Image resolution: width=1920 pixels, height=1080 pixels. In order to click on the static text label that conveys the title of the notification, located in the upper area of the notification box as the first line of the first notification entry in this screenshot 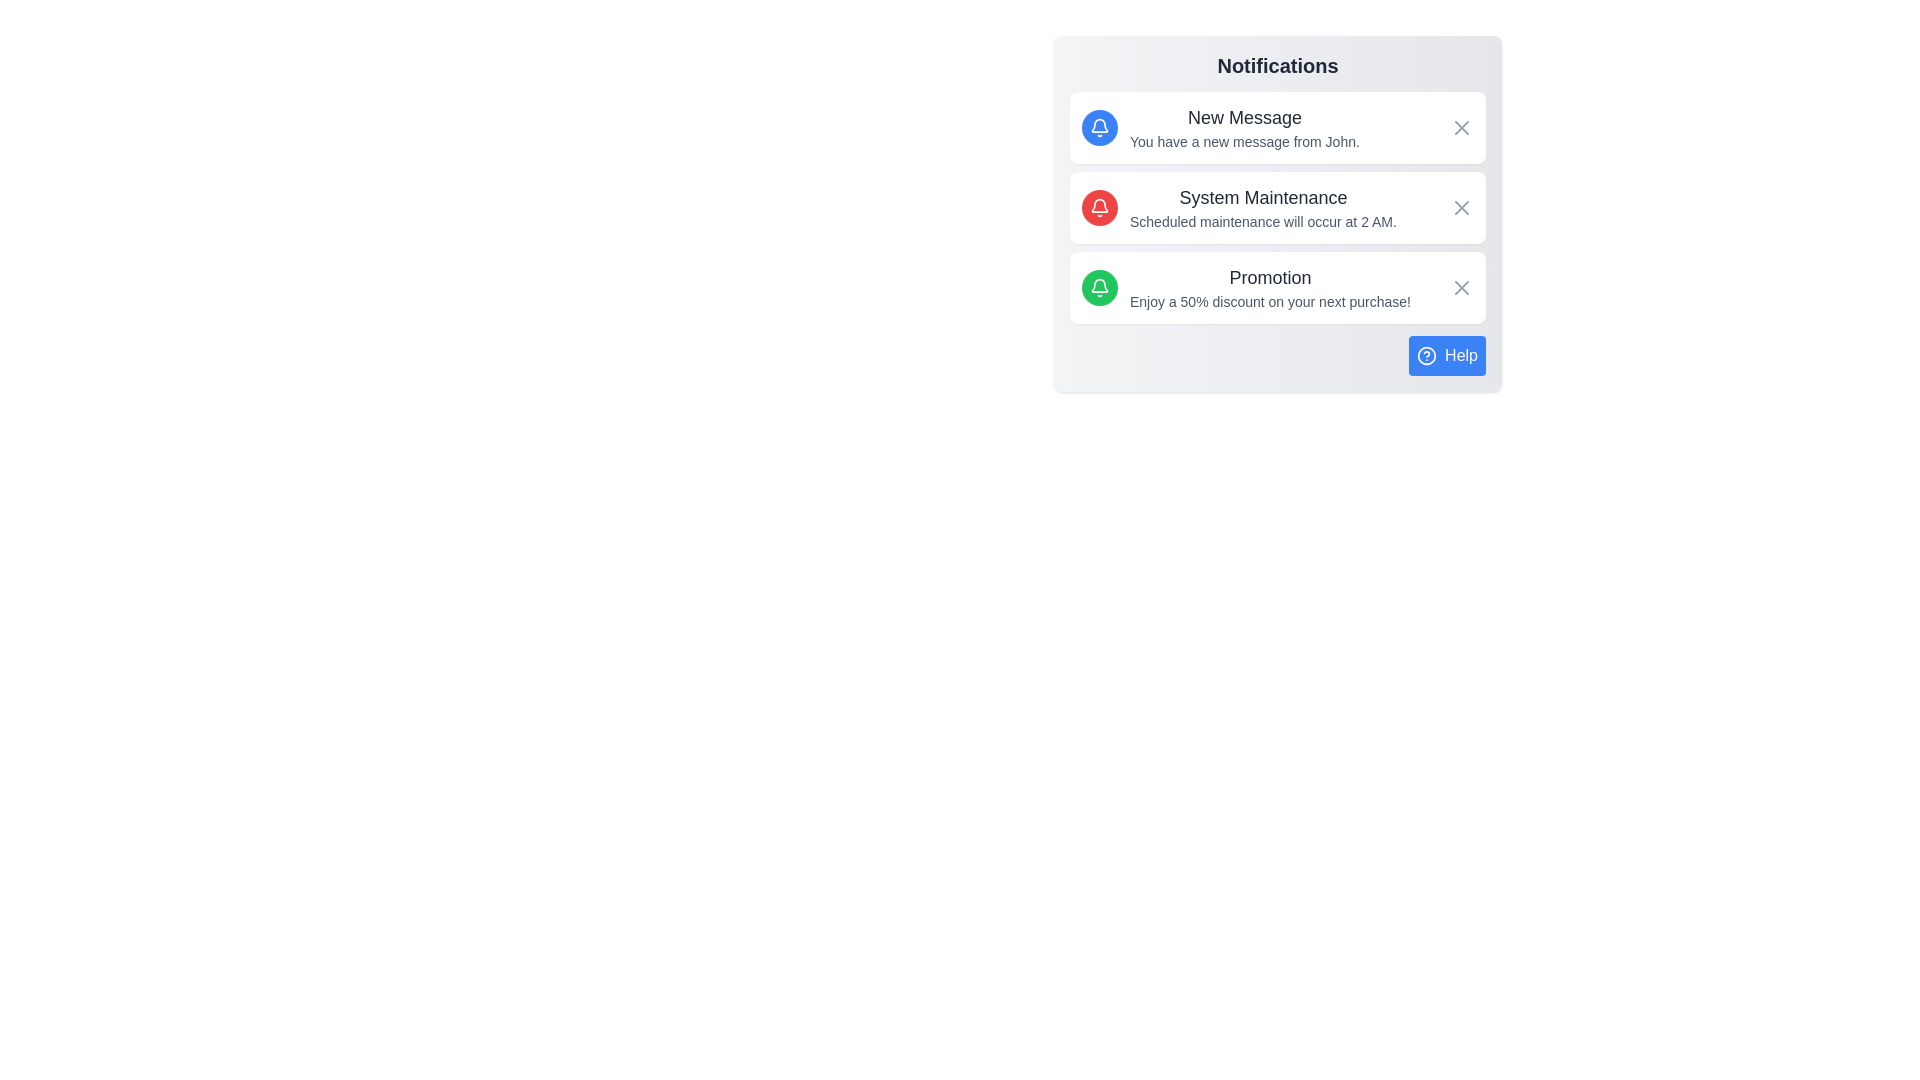, I will do `click(1243, 118)`.